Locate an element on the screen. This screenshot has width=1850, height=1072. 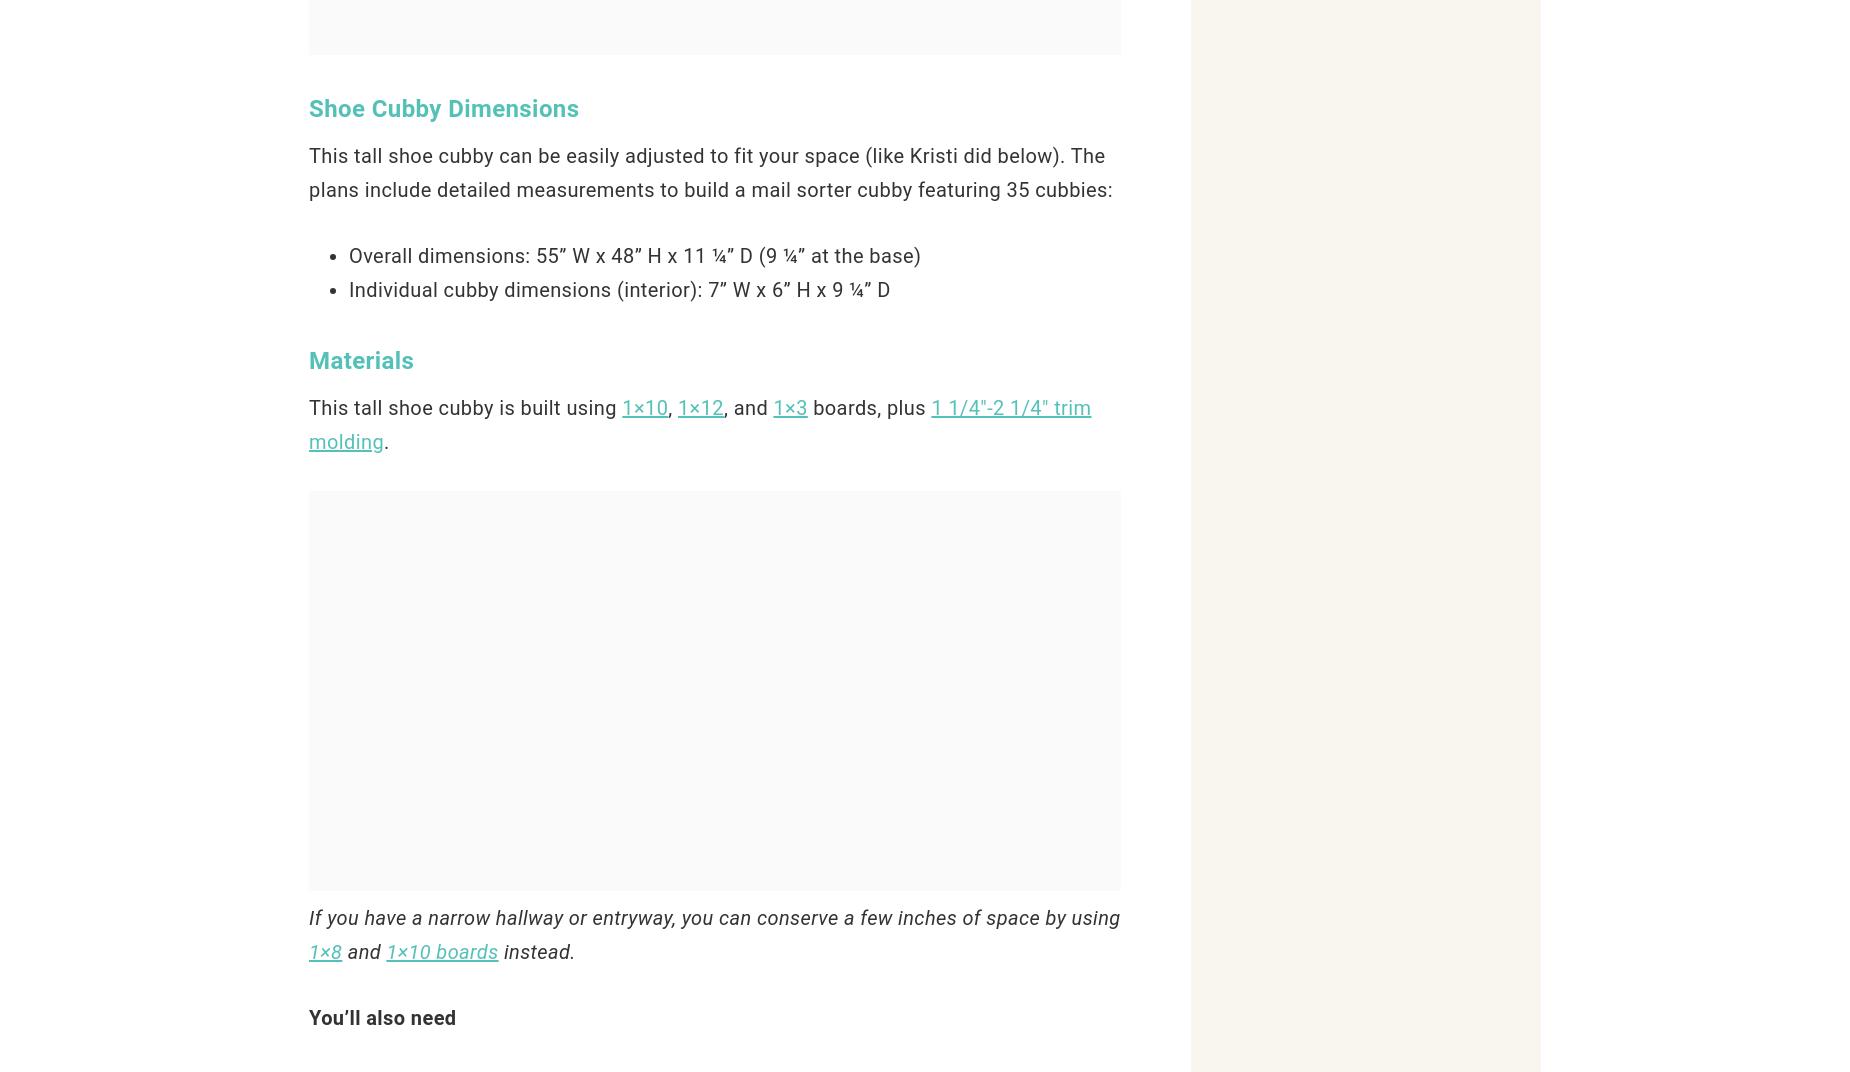
'If you have a narrow hallway or entryway, you can conserve a few inches of space by using' is located at coordinates (307, 917).